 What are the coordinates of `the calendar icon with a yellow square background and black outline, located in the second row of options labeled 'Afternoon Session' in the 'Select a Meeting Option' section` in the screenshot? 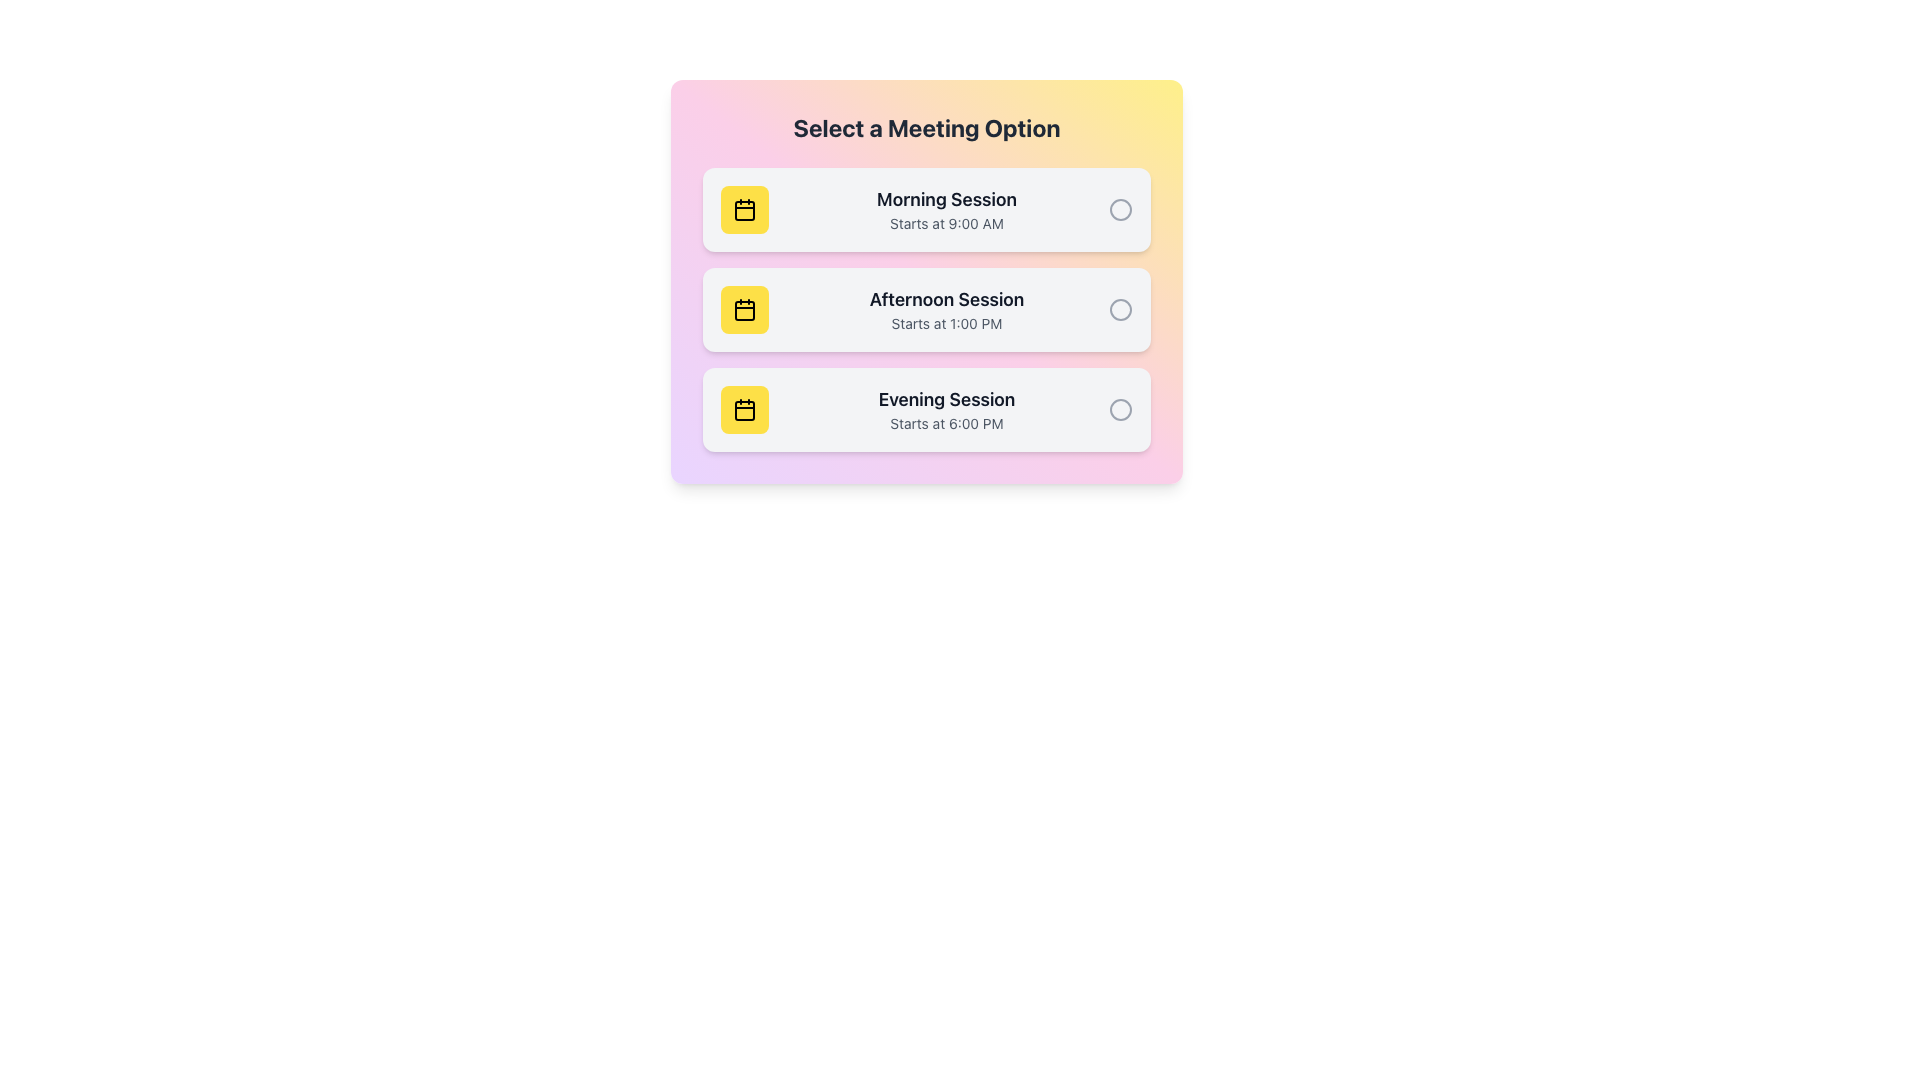 It's located at (743, 309).